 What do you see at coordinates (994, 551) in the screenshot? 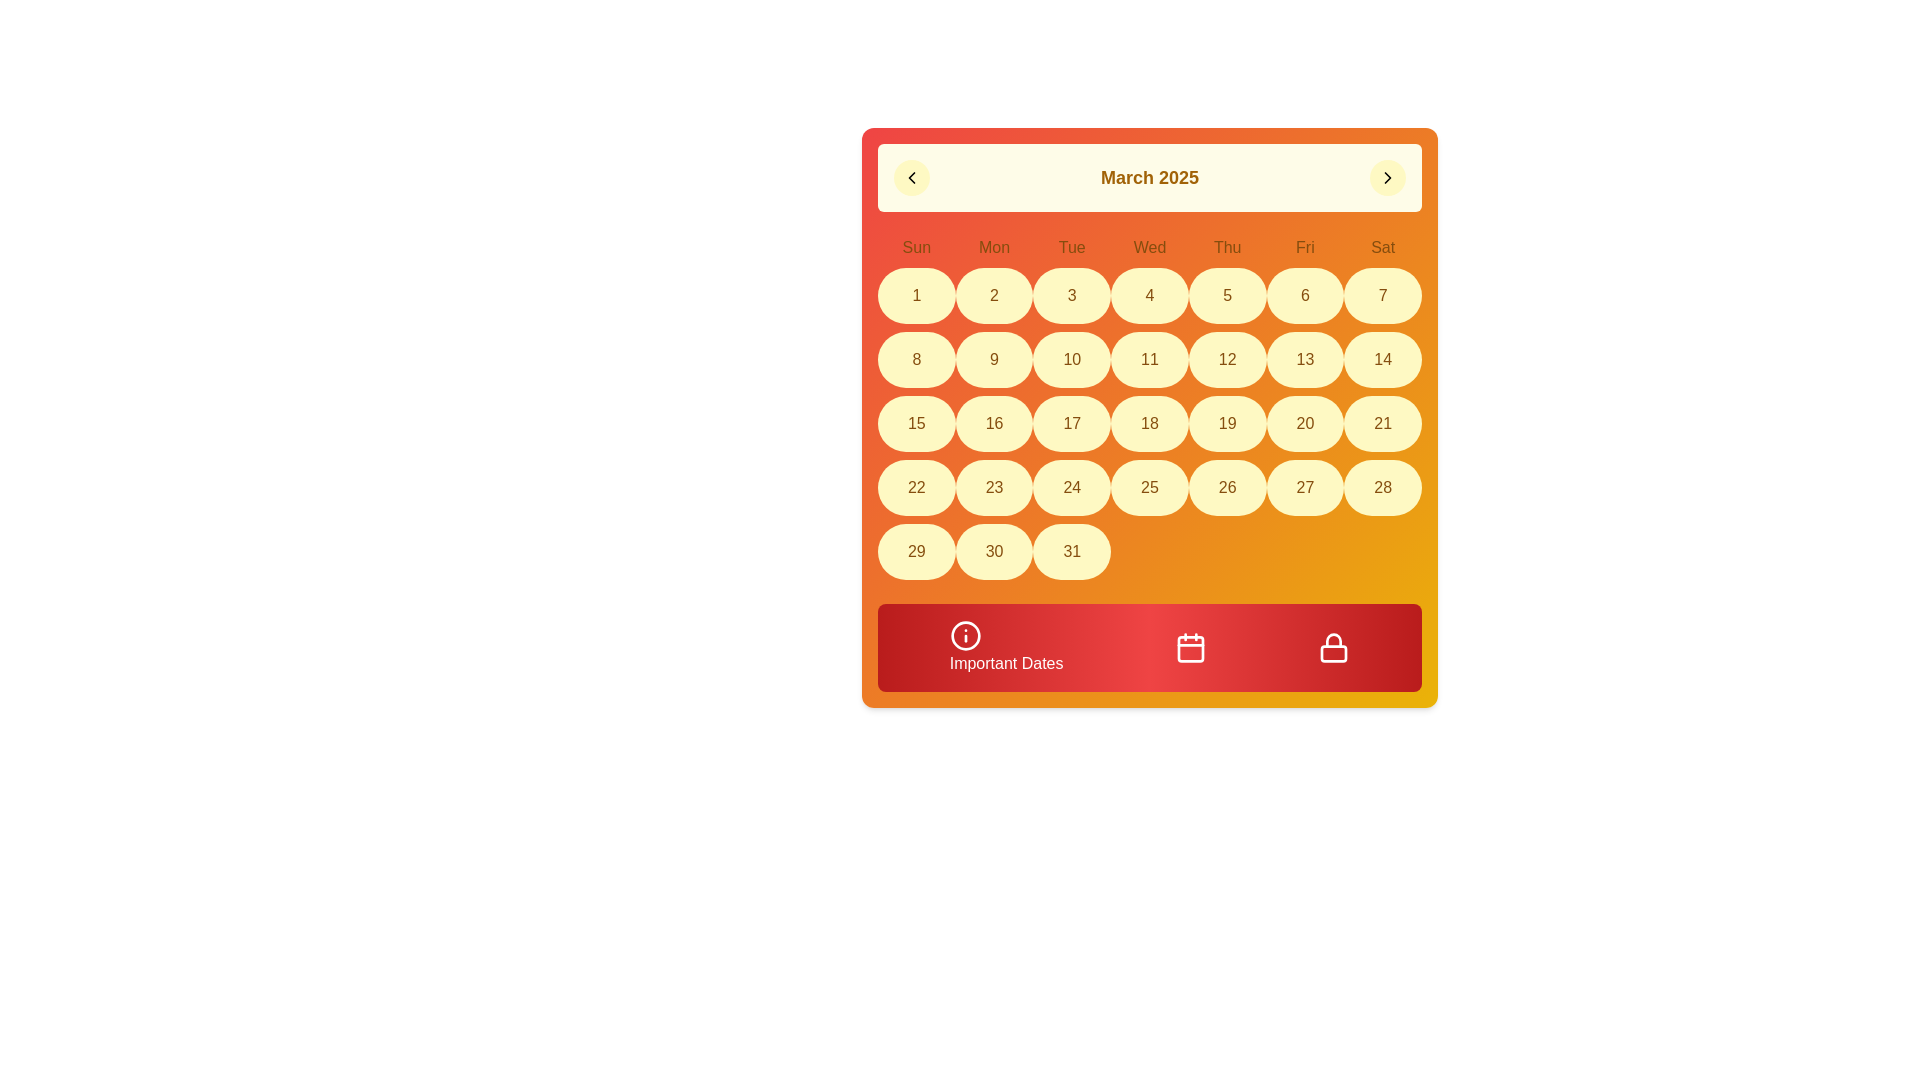
I see `the circular button displaying '30' with a light yellow background in the March 2025 calendar grid` at bounding box center [994, 551].